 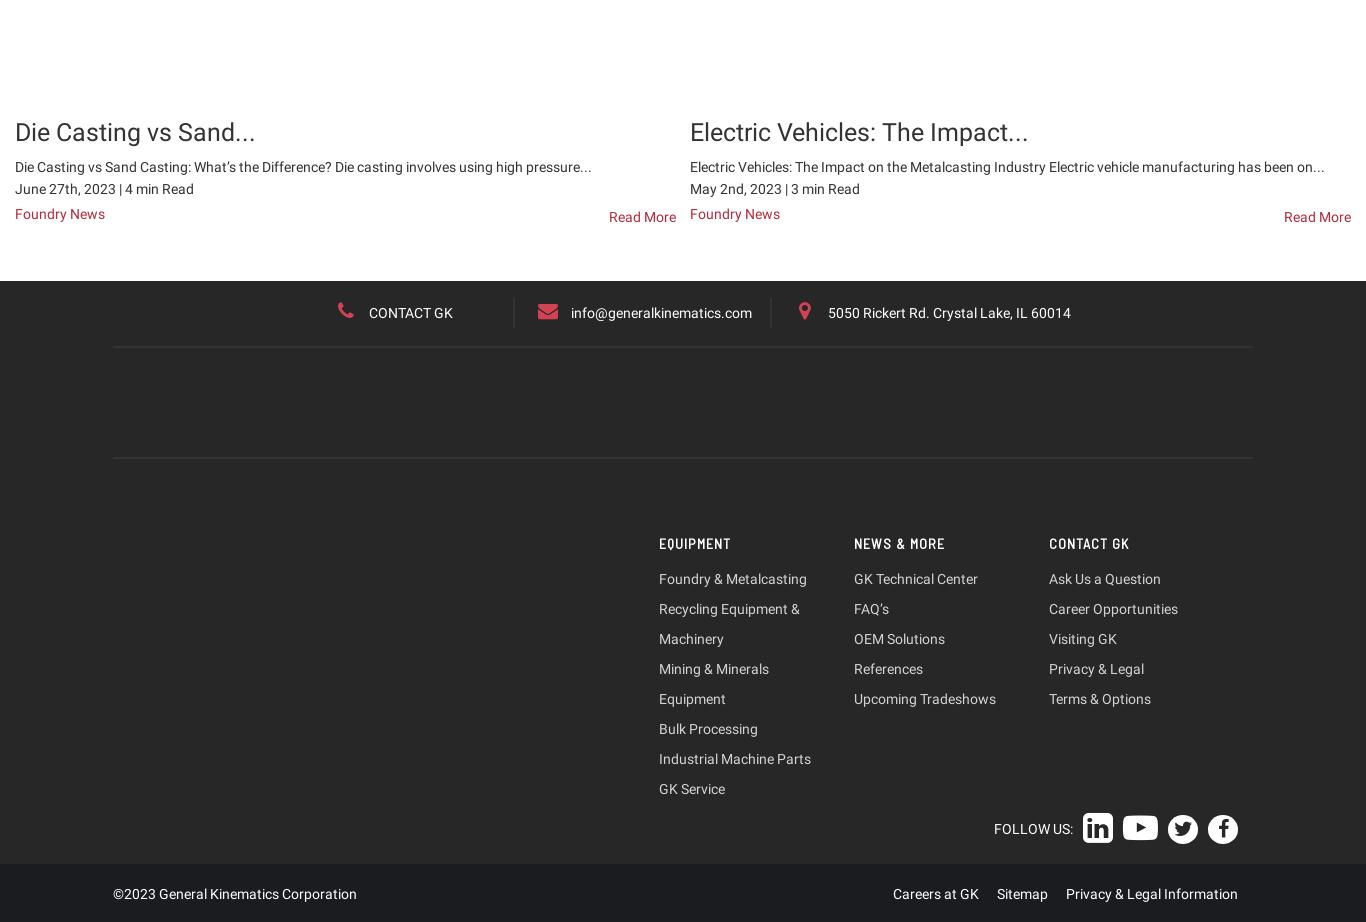 I want to click on '©2023 General Kinematics Corporation', so click(x=234, y=892).